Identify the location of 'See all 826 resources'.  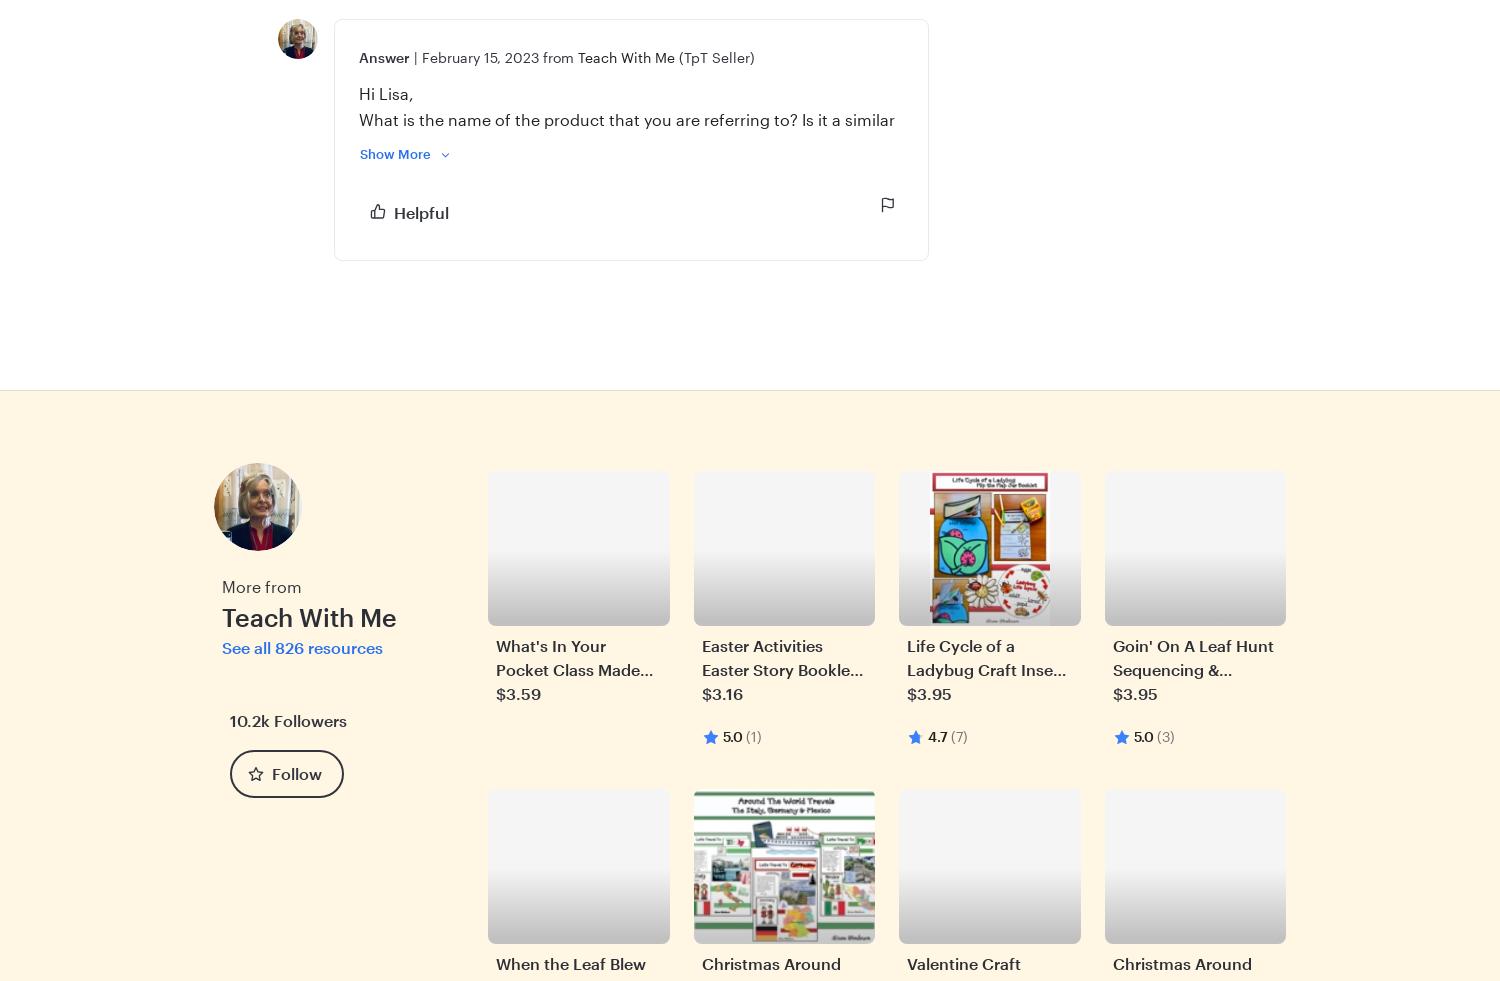
(302, 646).